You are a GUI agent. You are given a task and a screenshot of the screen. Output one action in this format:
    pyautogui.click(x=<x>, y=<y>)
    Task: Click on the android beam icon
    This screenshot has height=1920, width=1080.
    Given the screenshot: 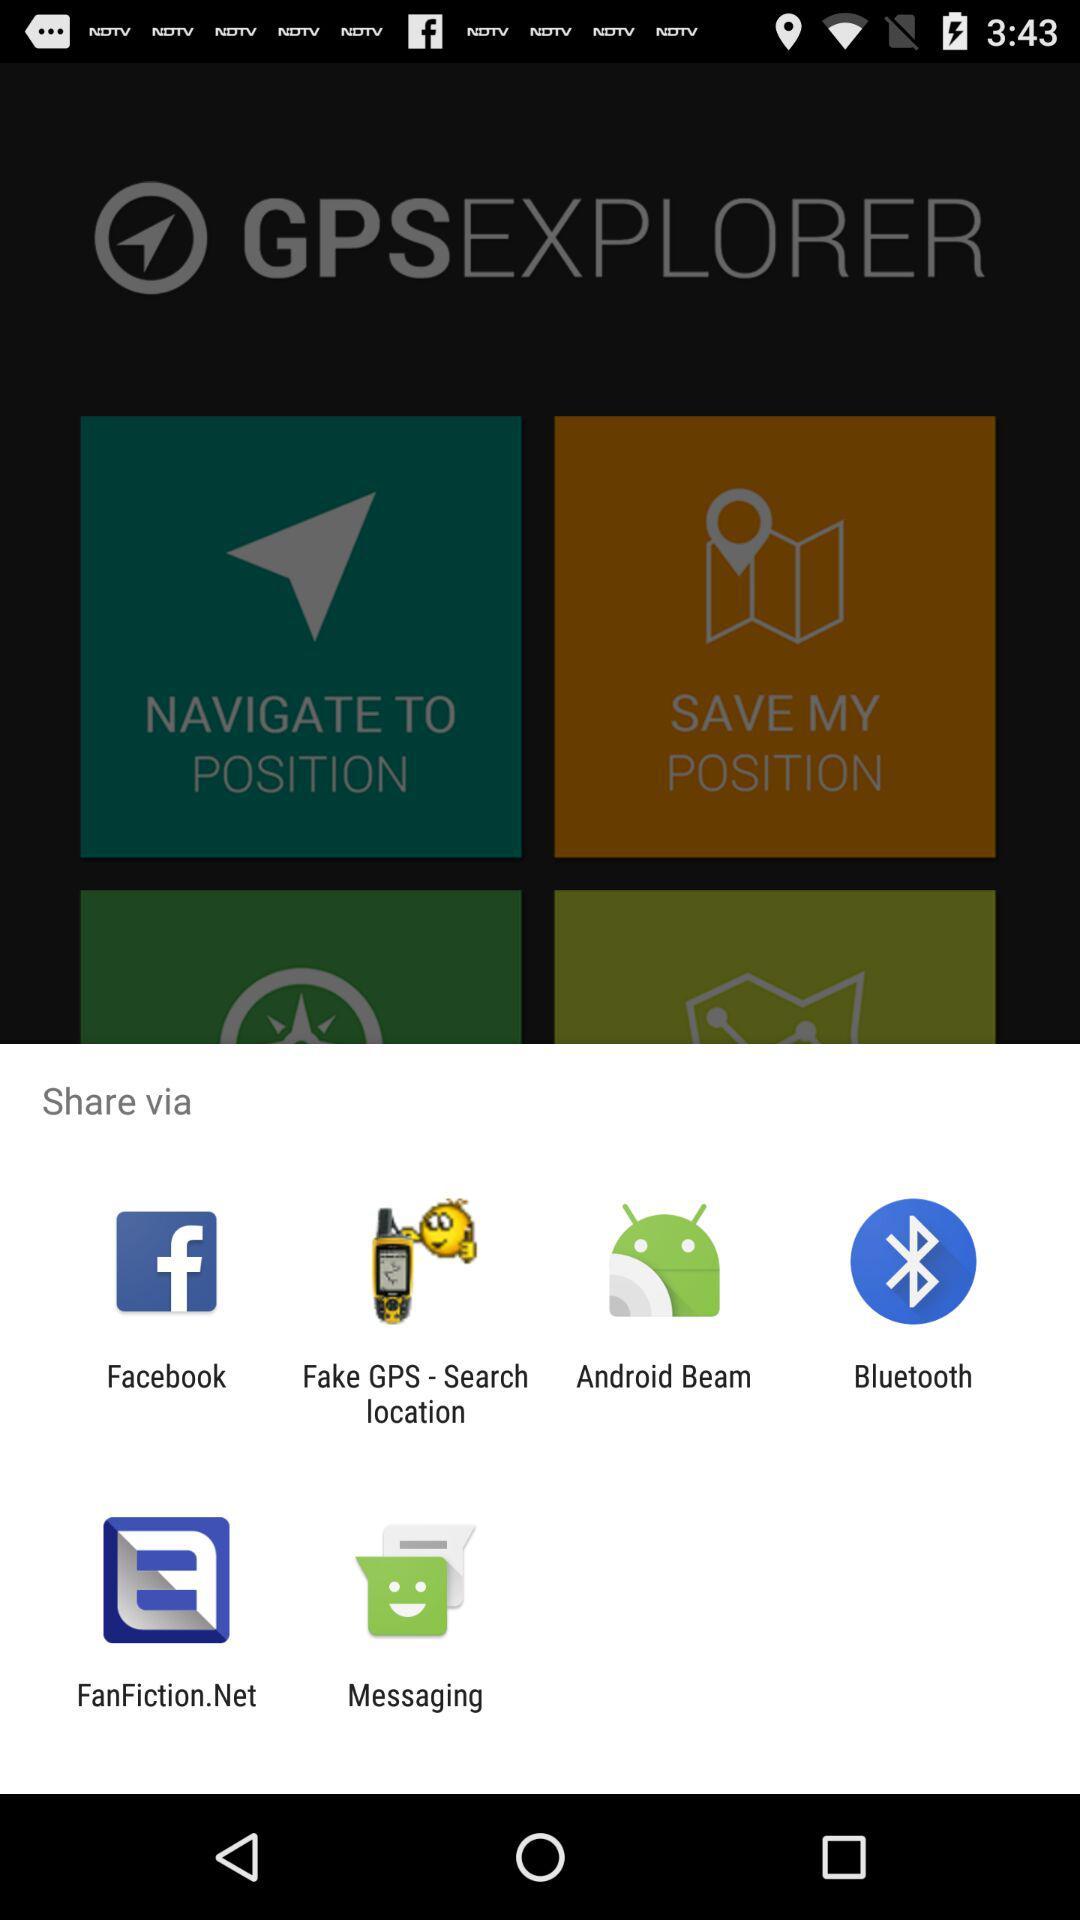 What is the action you would take?
    pyautogui.click(x=664, y=1392)
    